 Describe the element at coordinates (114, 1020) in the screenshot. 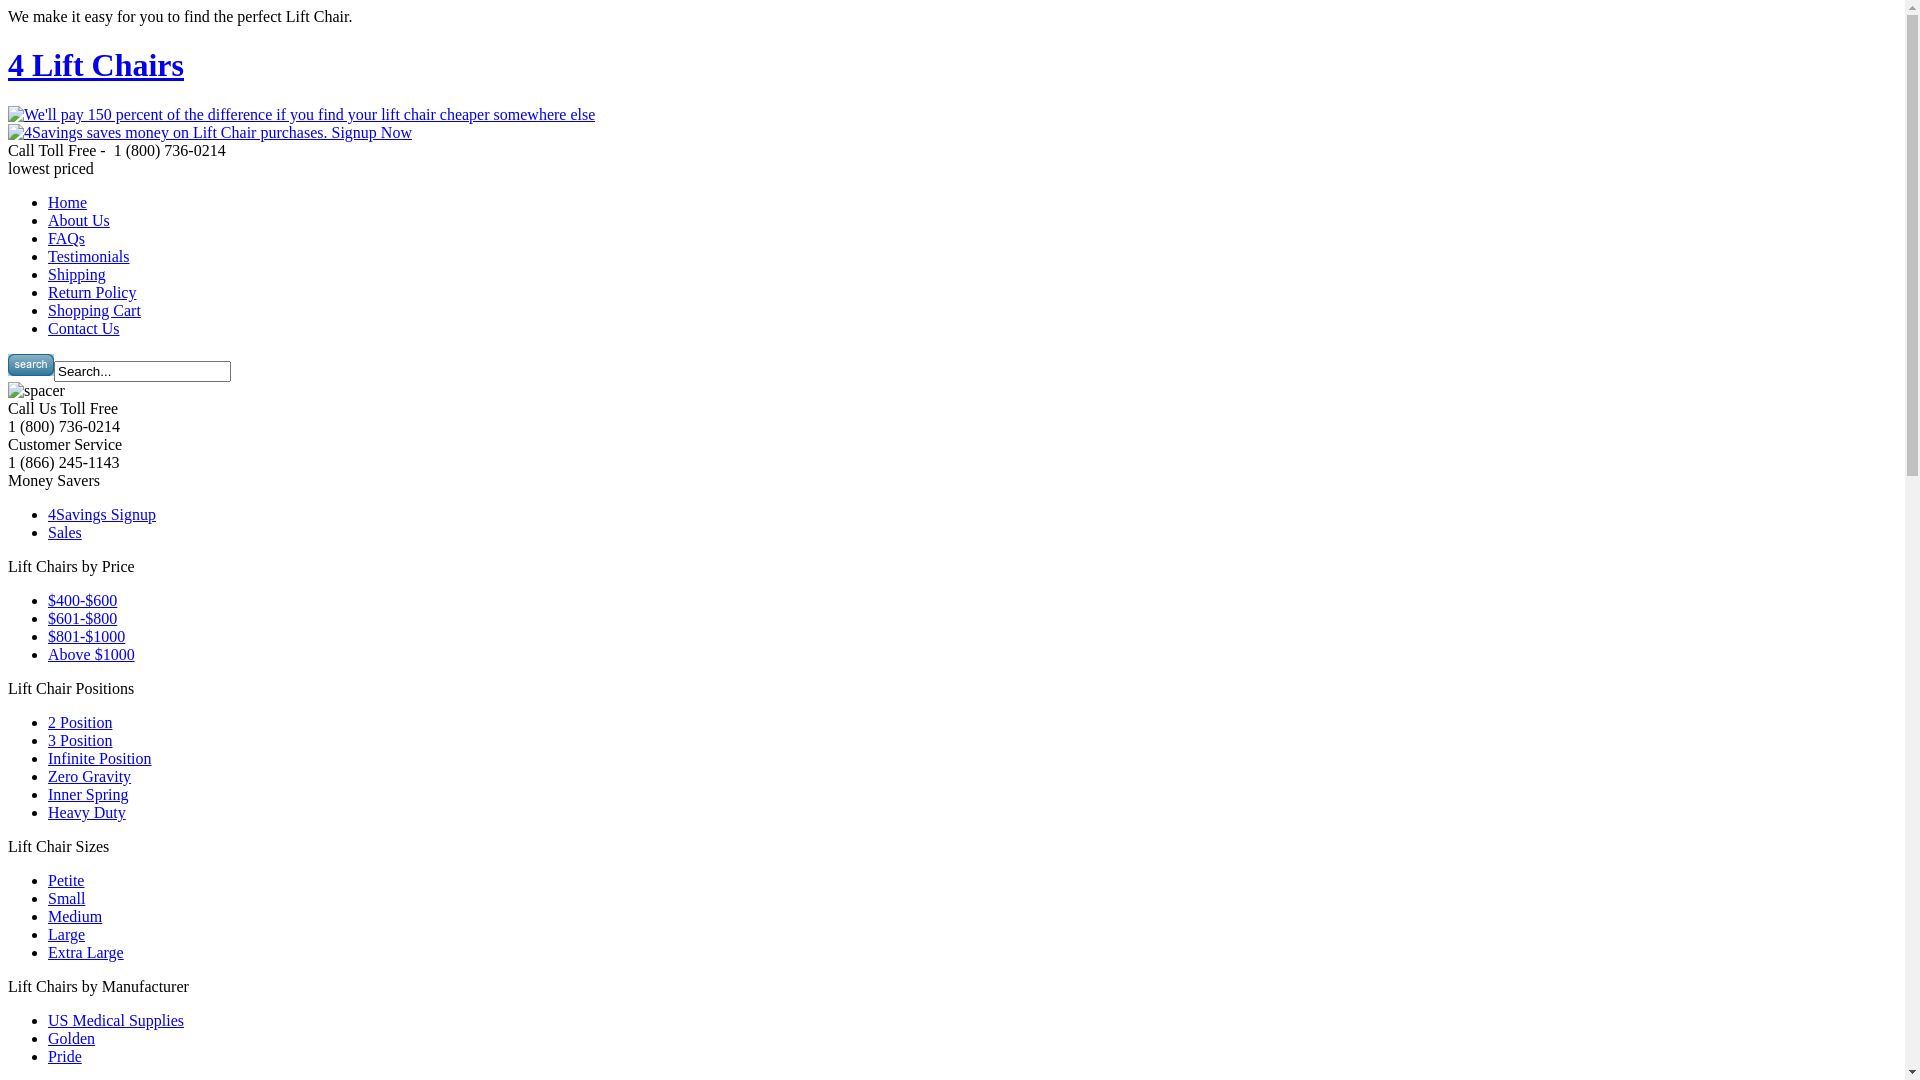

I see `'US Medical Supplies'` at that location.